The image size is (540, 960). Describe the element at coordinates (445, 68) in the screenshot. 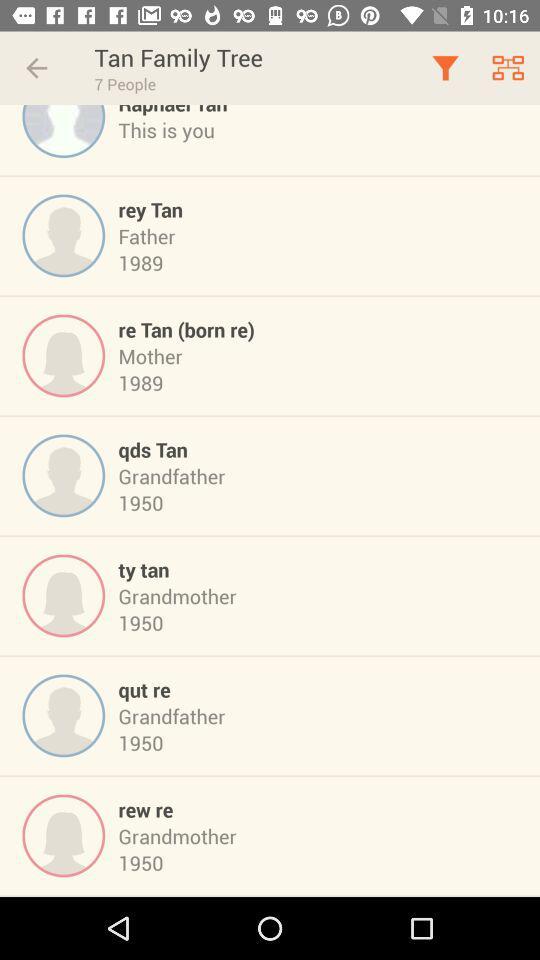

I see `item to the right of the tan family tree icon` at that location.